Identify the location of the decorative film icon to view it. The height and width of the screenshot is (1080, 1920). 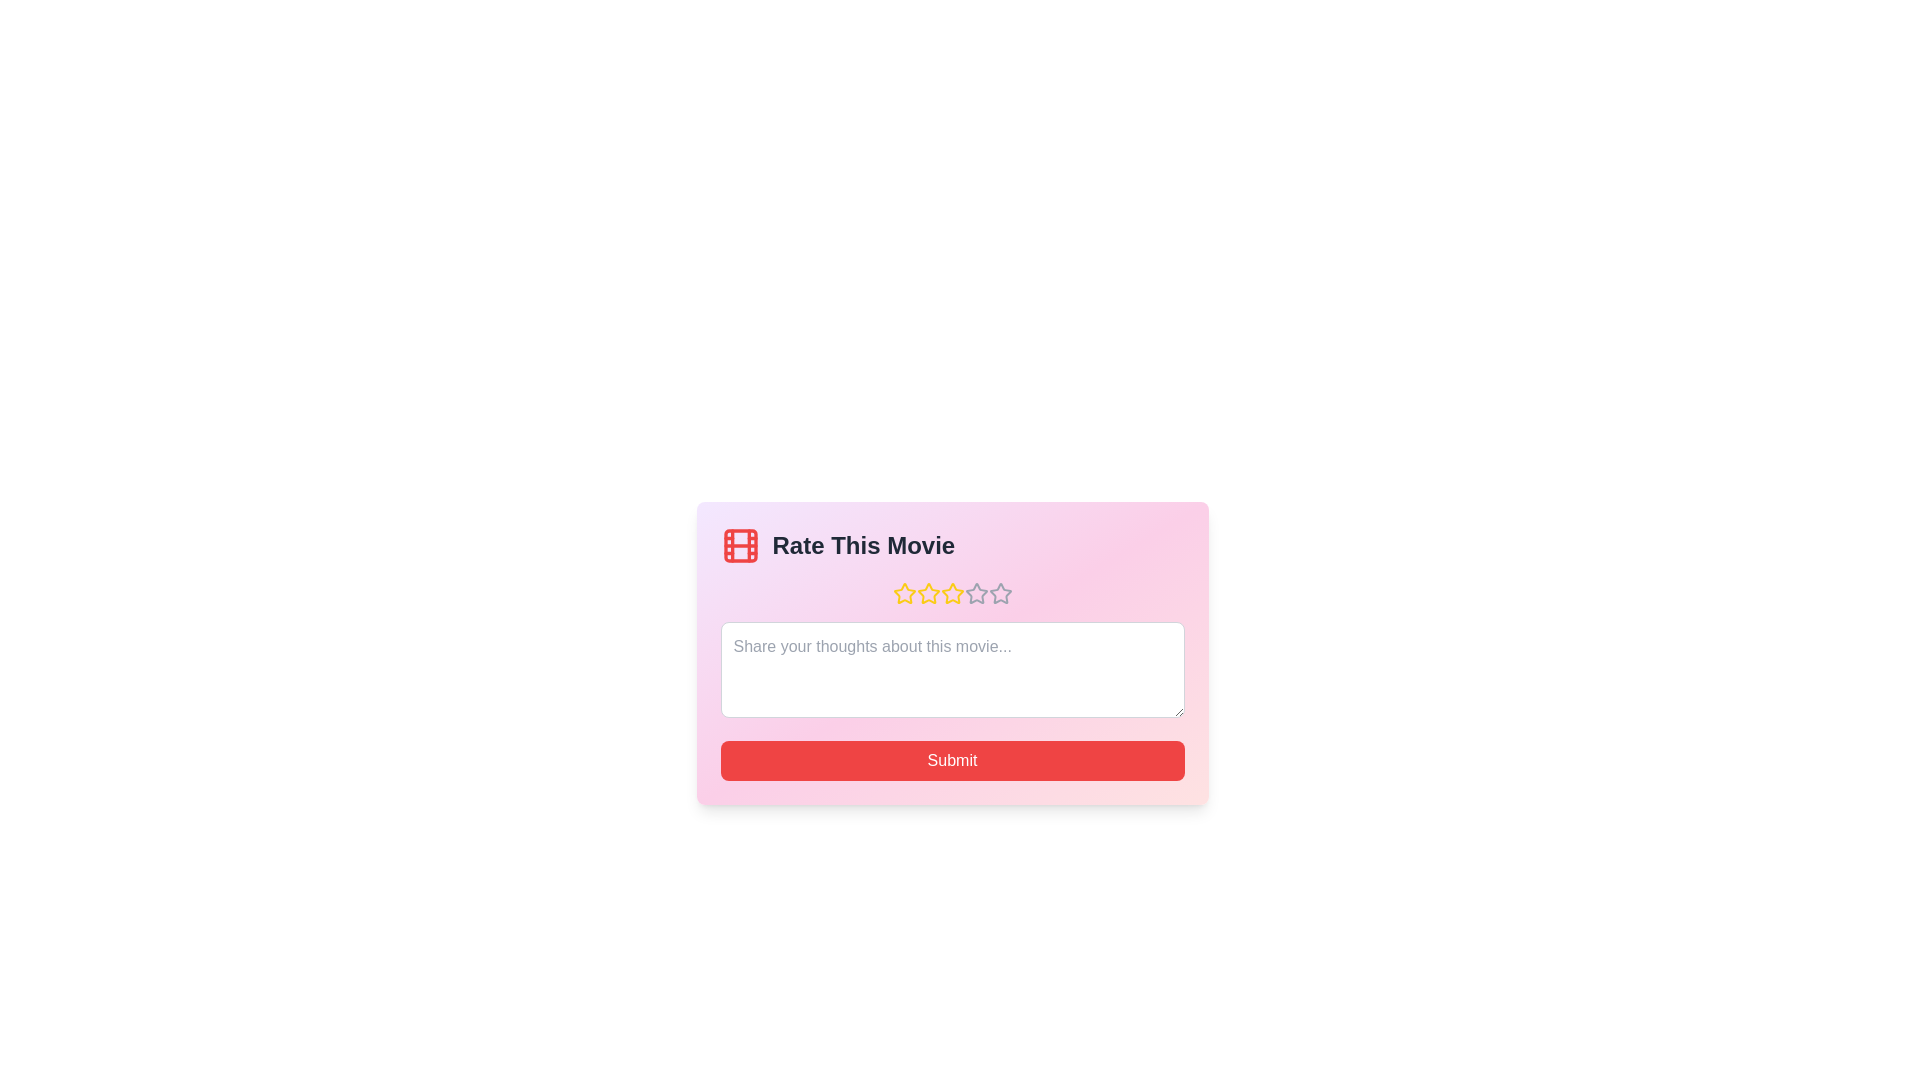
(739, 546).